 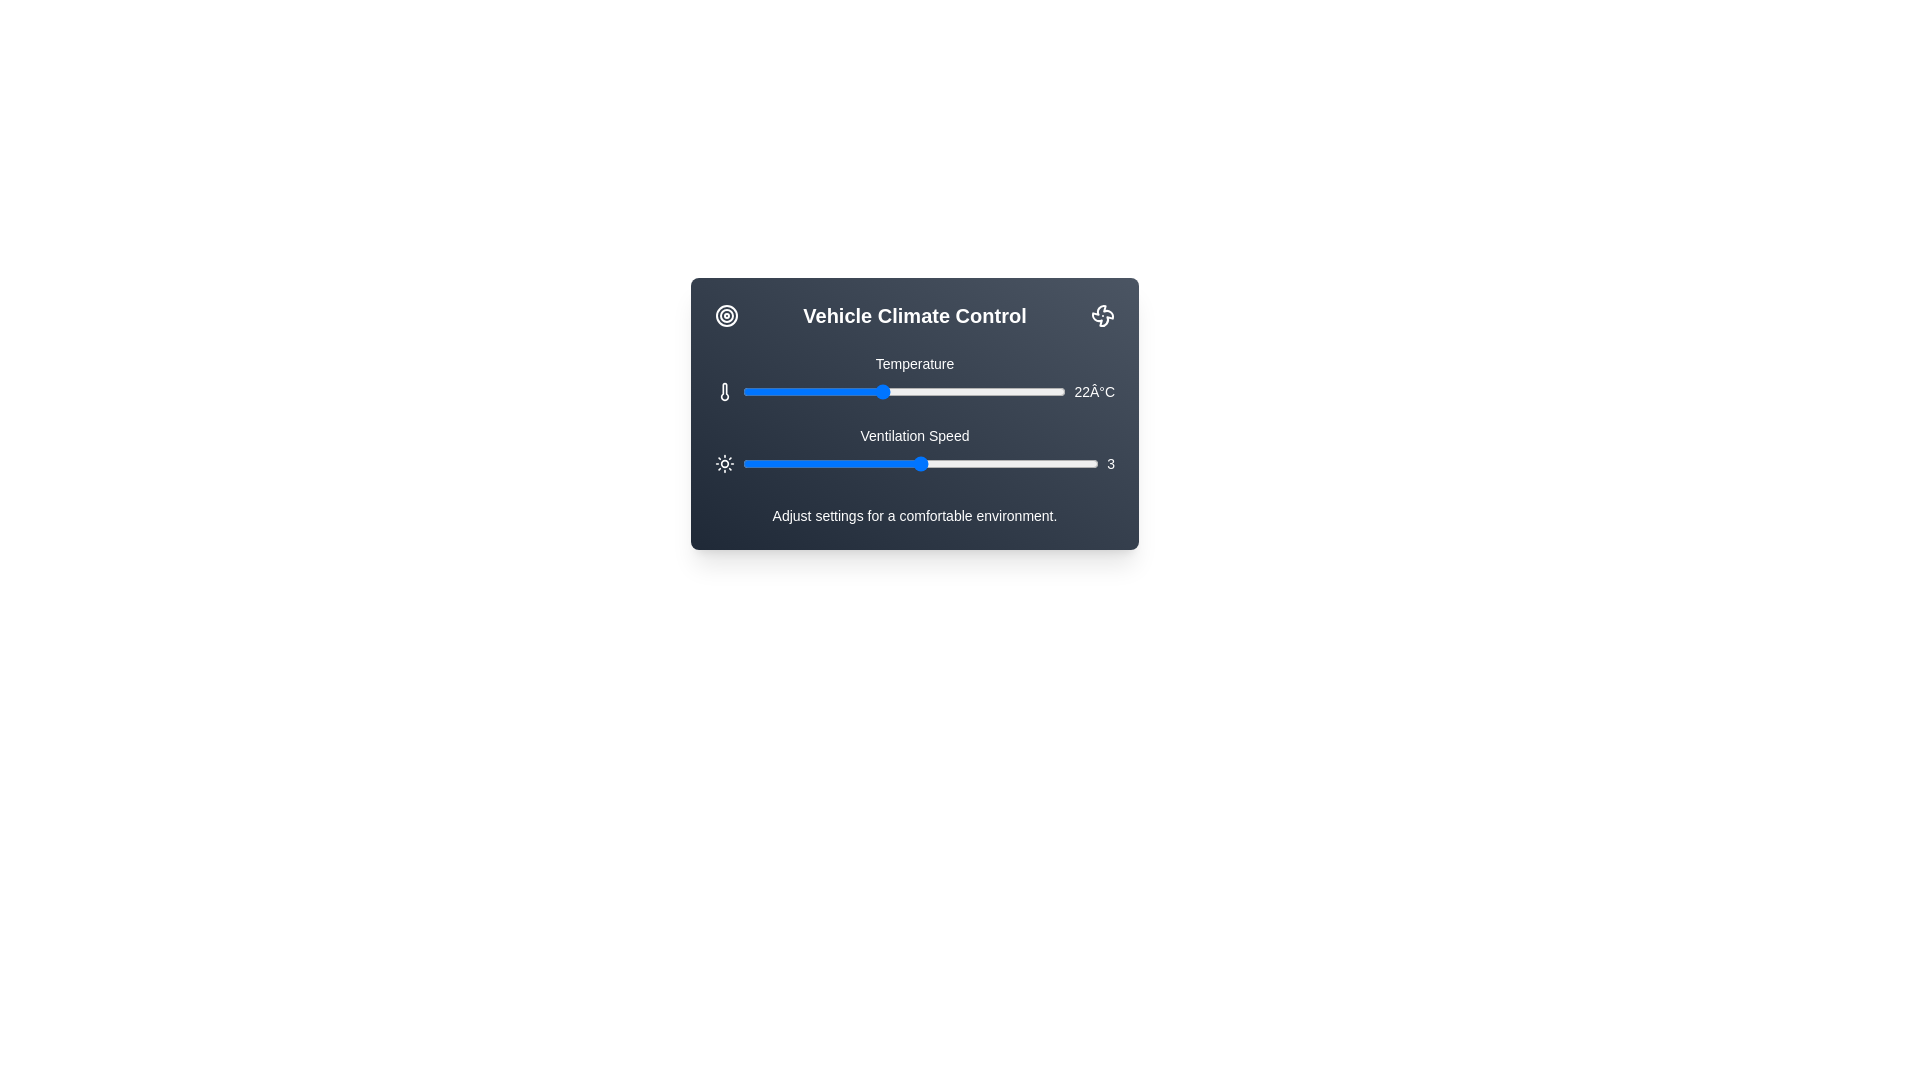 I want to click on the temperature slider to set the temperature to 22 degrees Celsius, so click(x=880, y=392).